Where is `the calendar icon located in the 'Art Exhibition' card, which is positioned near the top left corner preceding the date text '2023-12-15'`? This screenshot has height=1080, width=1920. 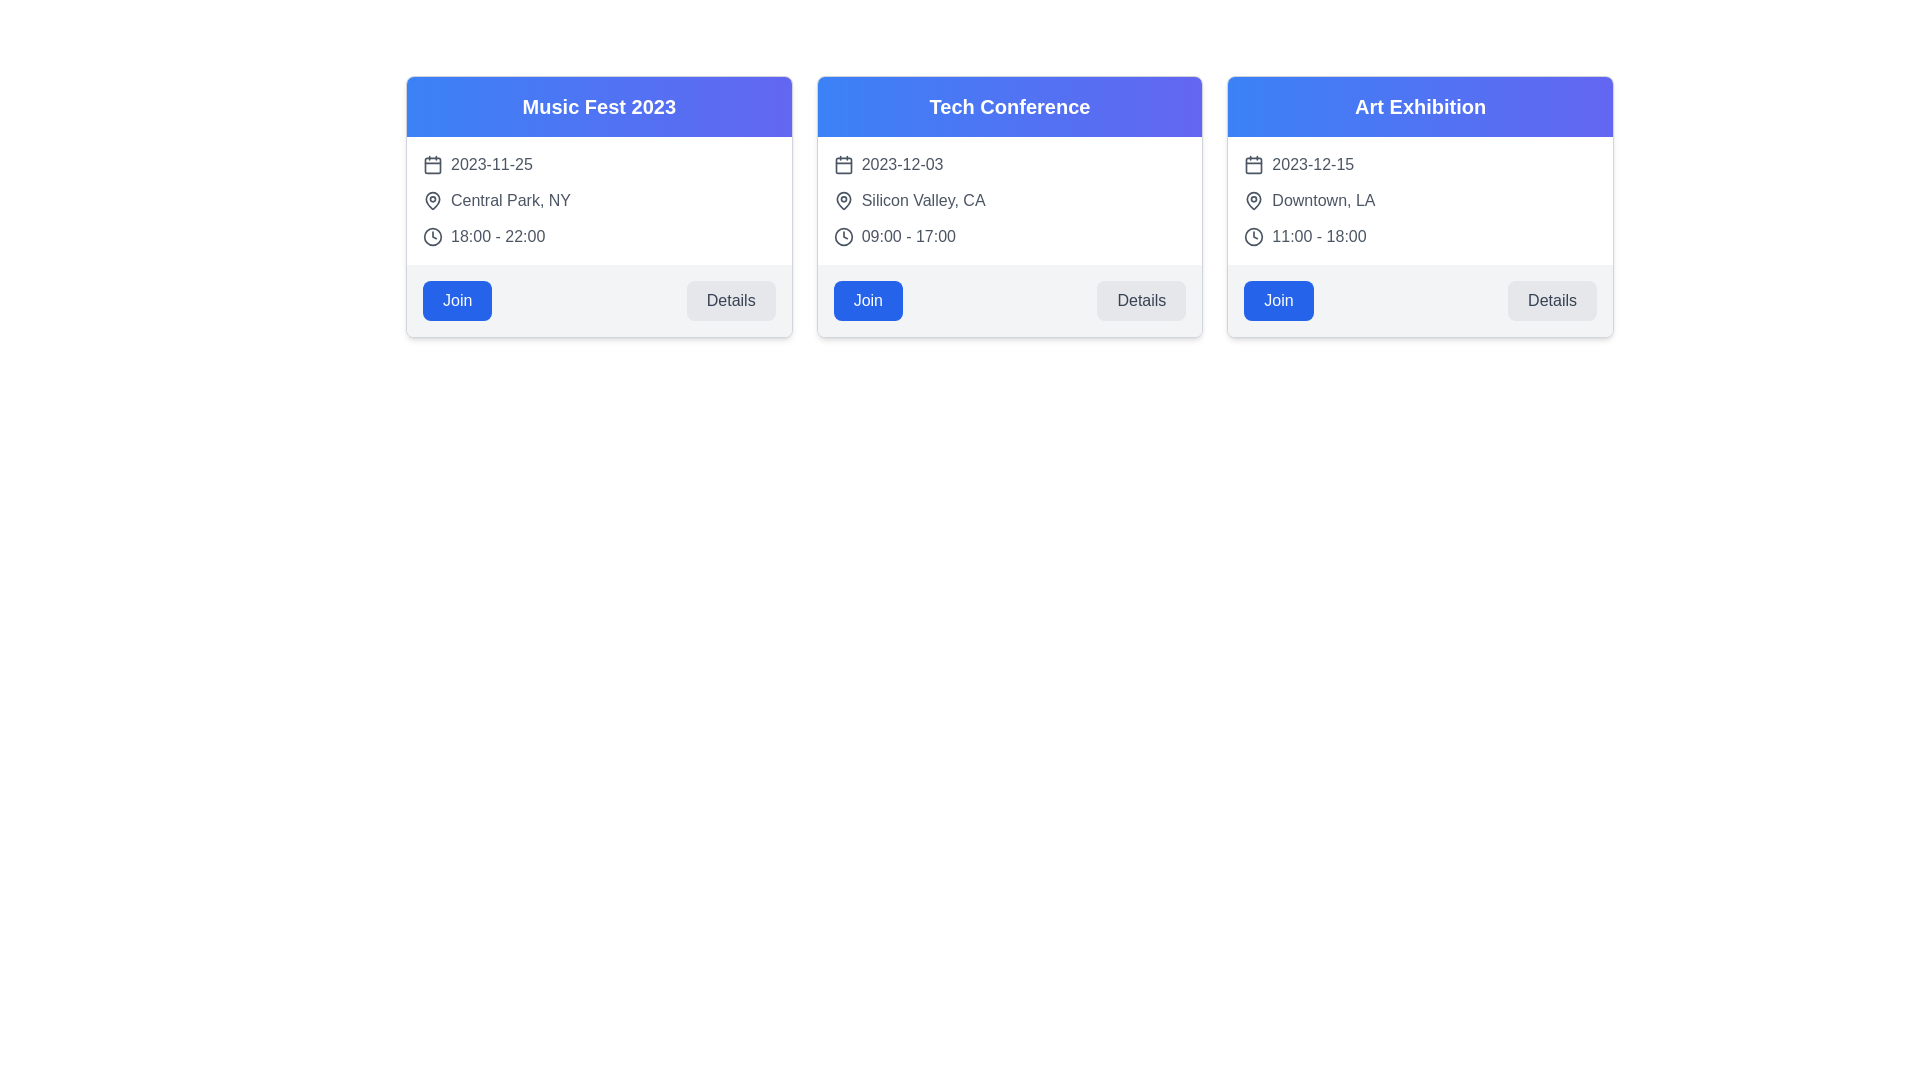 the calendar icon located in the 'Art Exhibition' card, which is positioned near the top left corner preceding the date text '2023-12-15' is located at coordinates (1253, 164).